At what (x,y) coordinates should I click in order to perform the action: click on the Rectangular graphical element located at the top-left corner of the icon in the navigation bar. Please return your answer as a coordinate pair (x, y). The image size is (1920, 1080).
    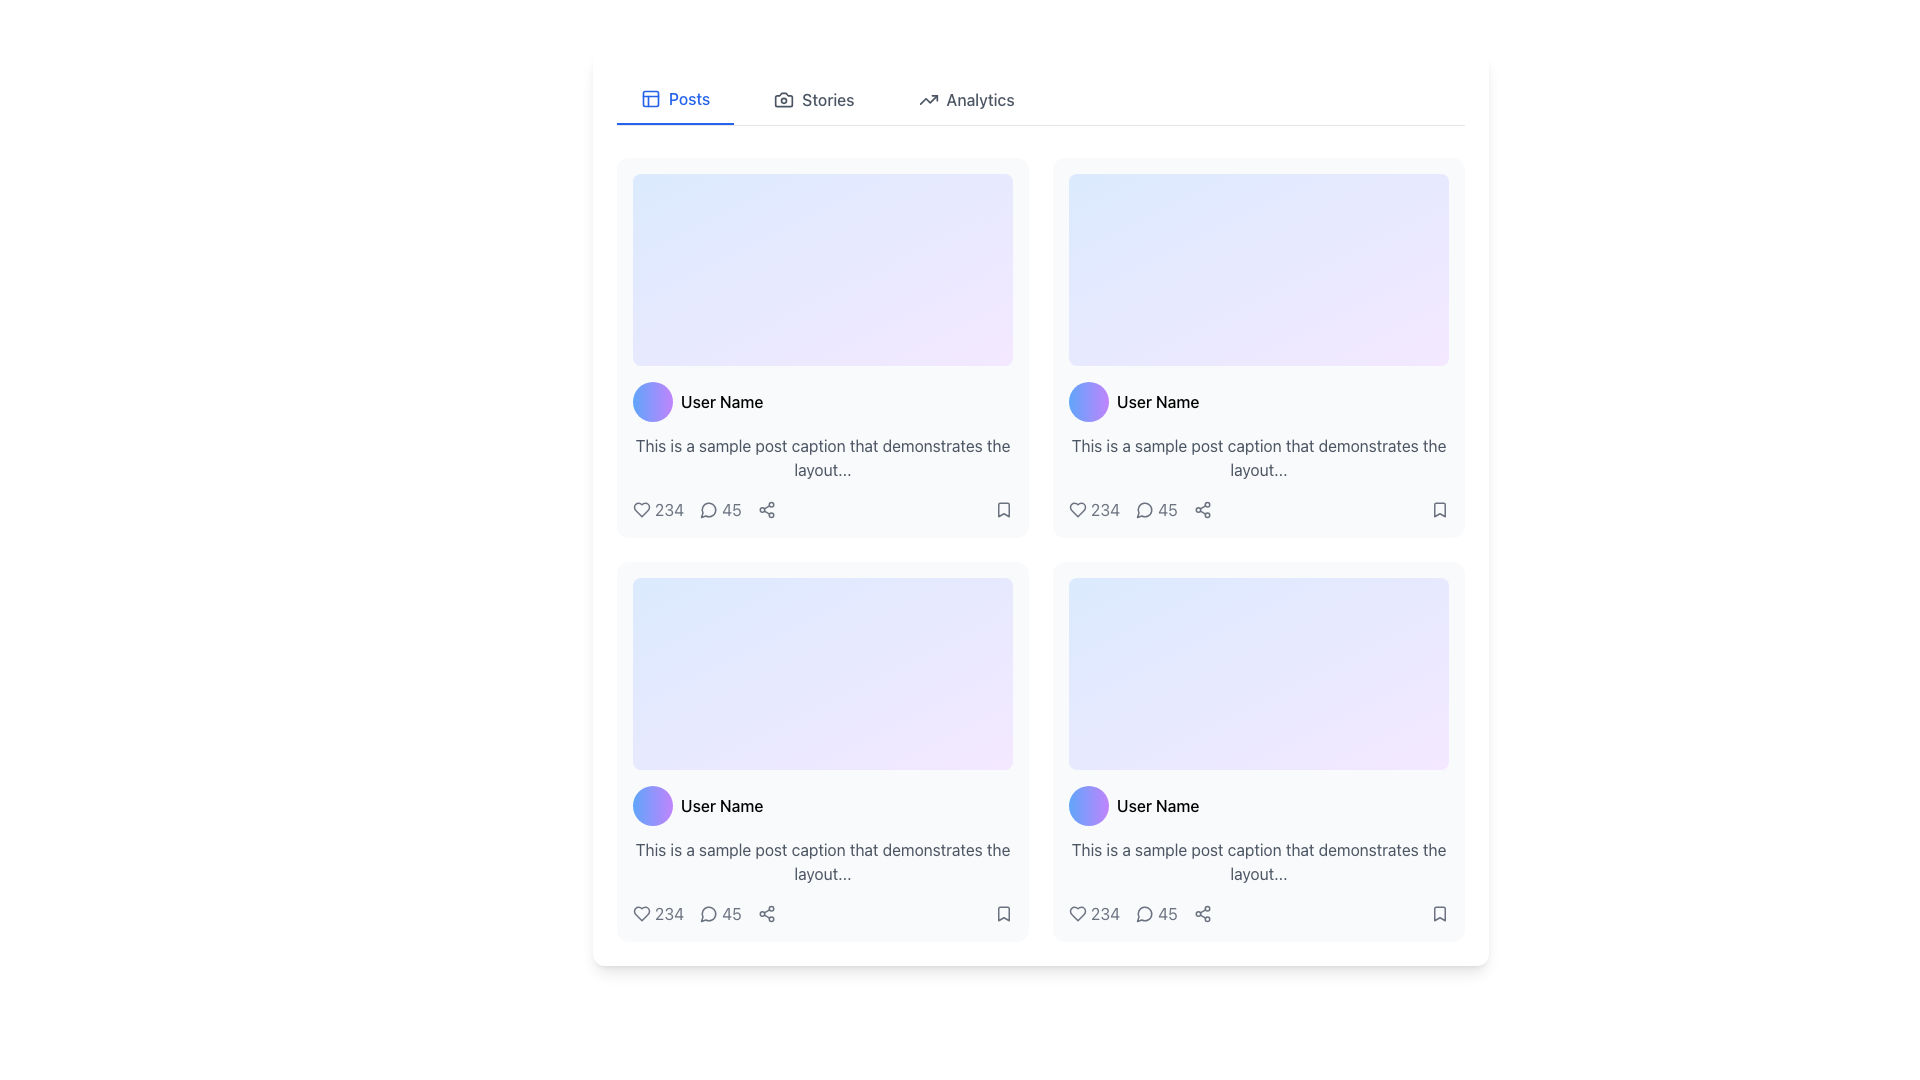
    Looking at the image, I should click on (651, 99).